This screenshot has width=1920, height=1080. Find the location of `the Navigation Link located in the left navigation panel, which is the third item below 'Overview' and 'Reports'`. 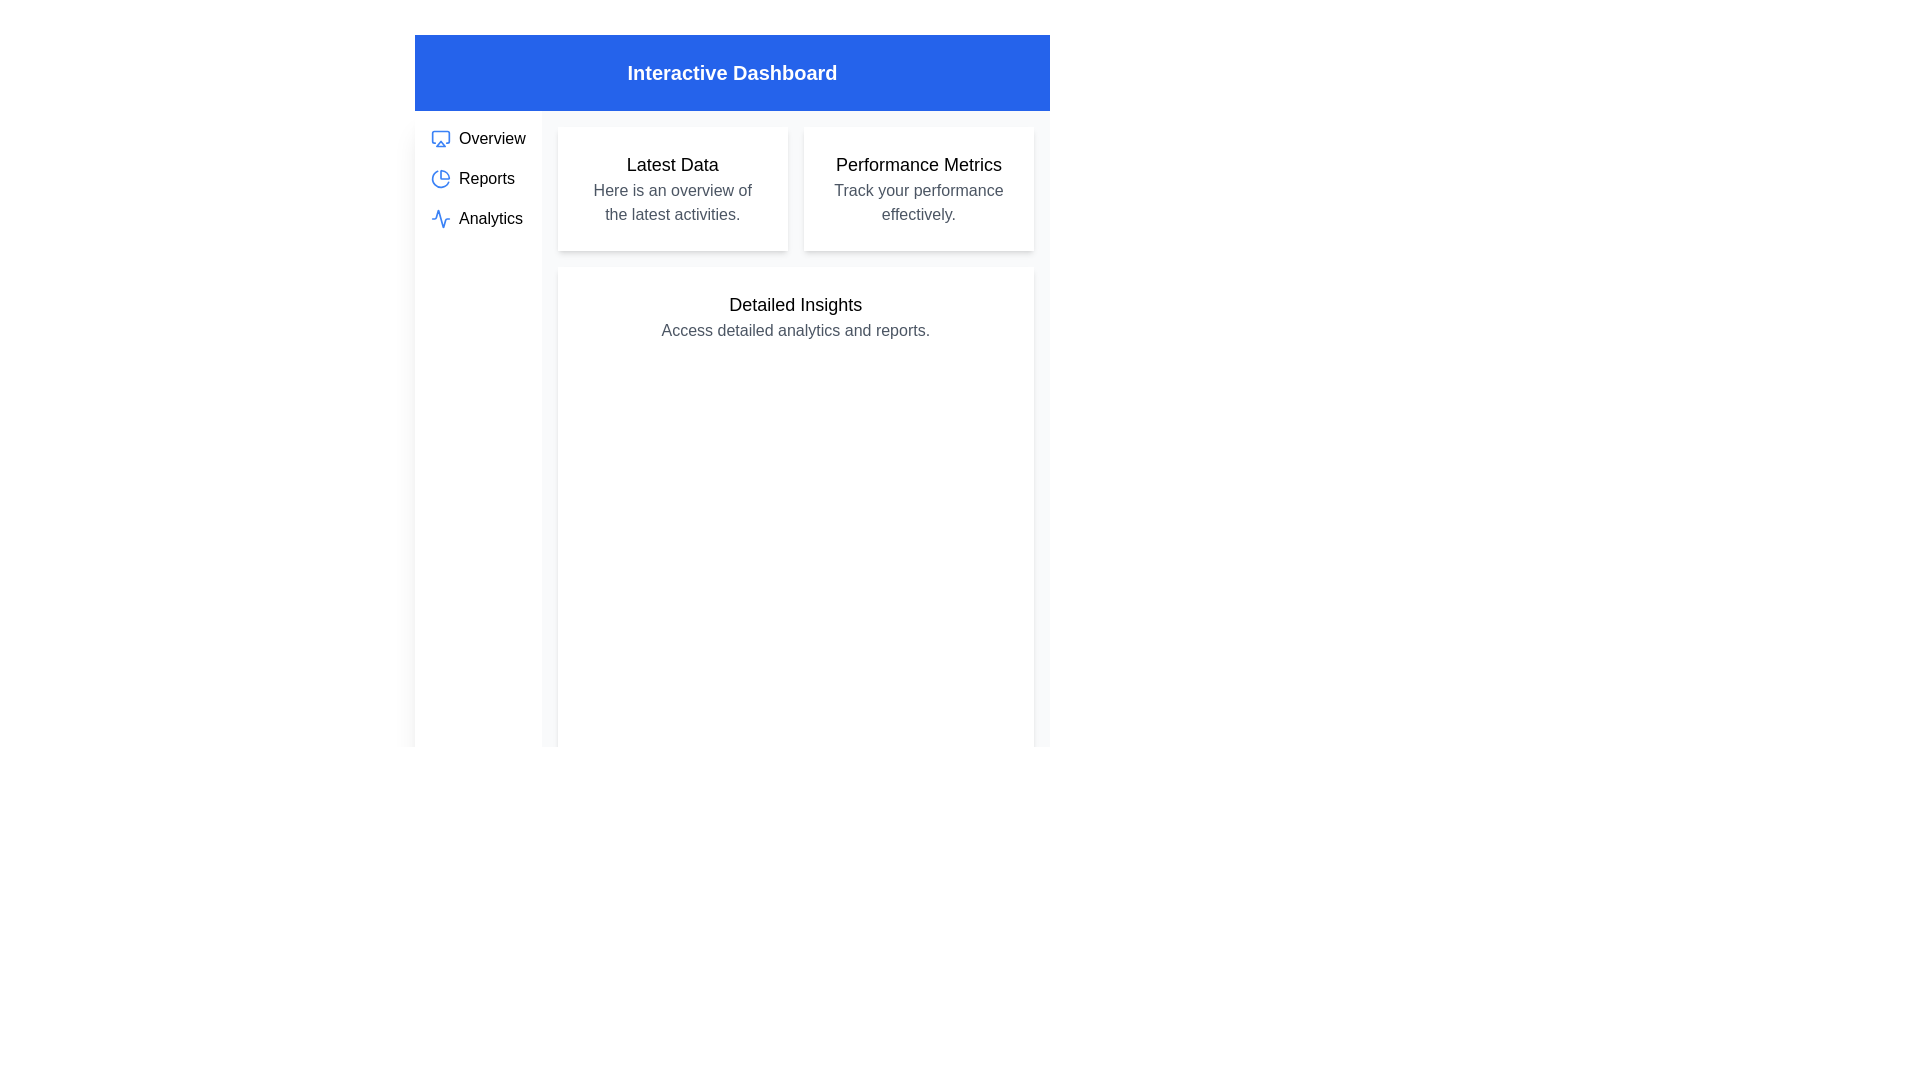

the Navigation Link located in the left navigation panel, which is the third item below 'Overview' and 'Reports' is located at coordinates (477, 219).